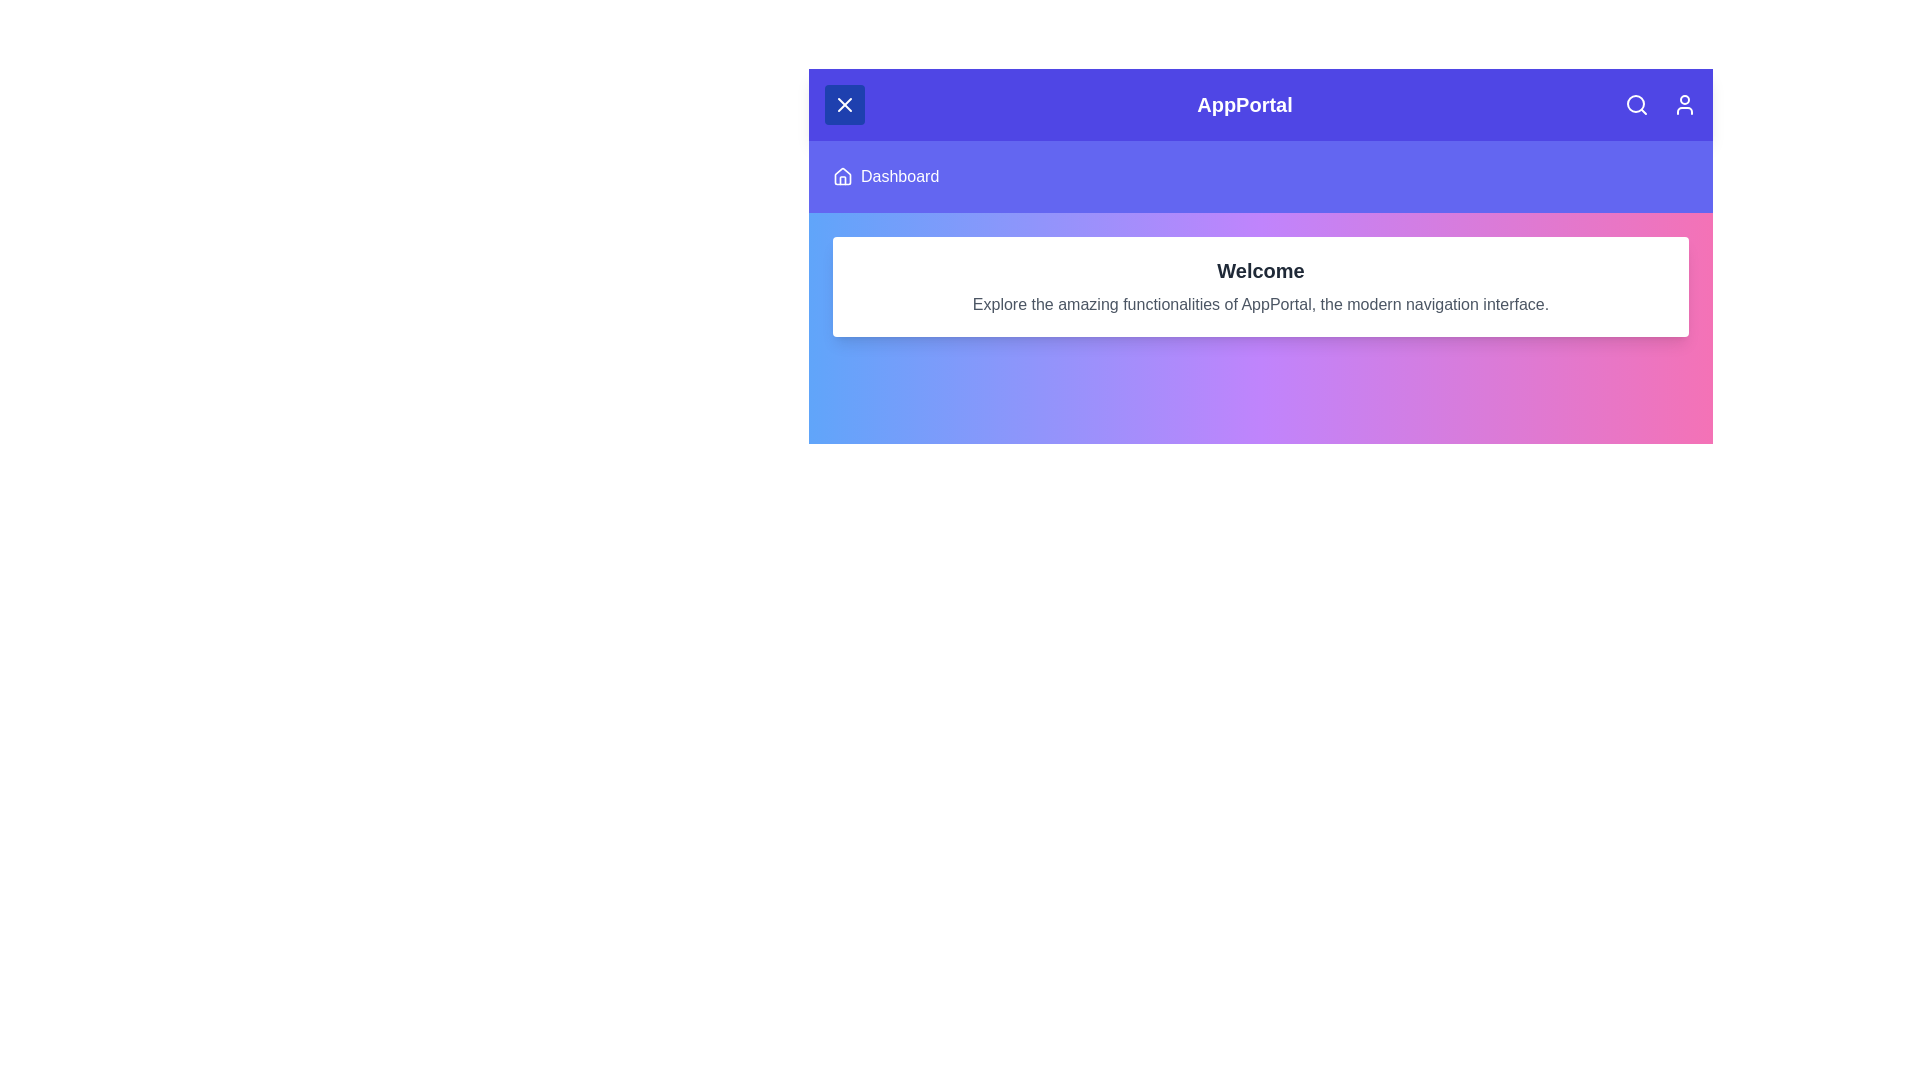  I want to click on the Welcome text area to focus on it, so click(1260, 270).